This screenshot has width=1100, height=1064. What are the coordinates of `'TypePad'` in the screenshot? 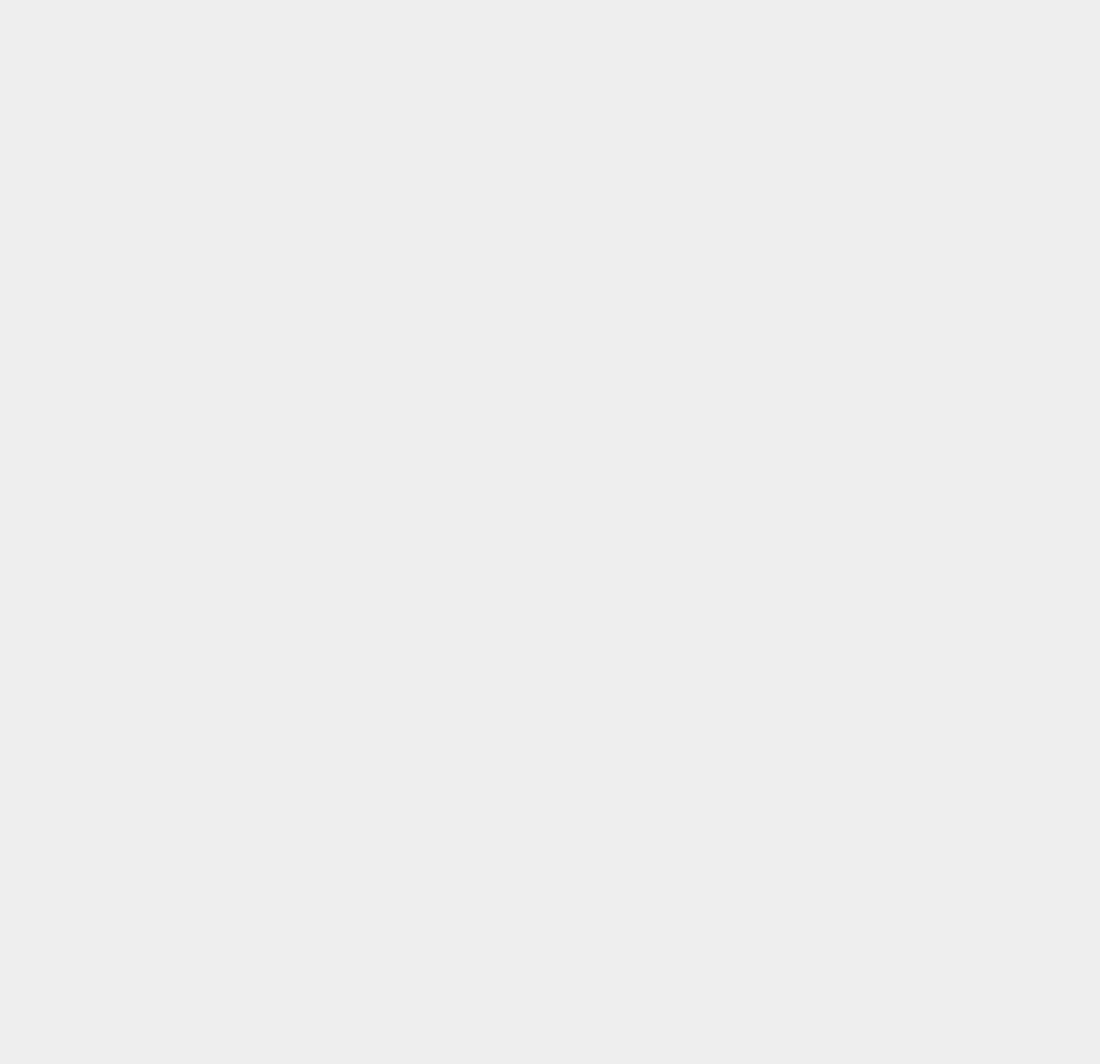 It's located at (804, 29).